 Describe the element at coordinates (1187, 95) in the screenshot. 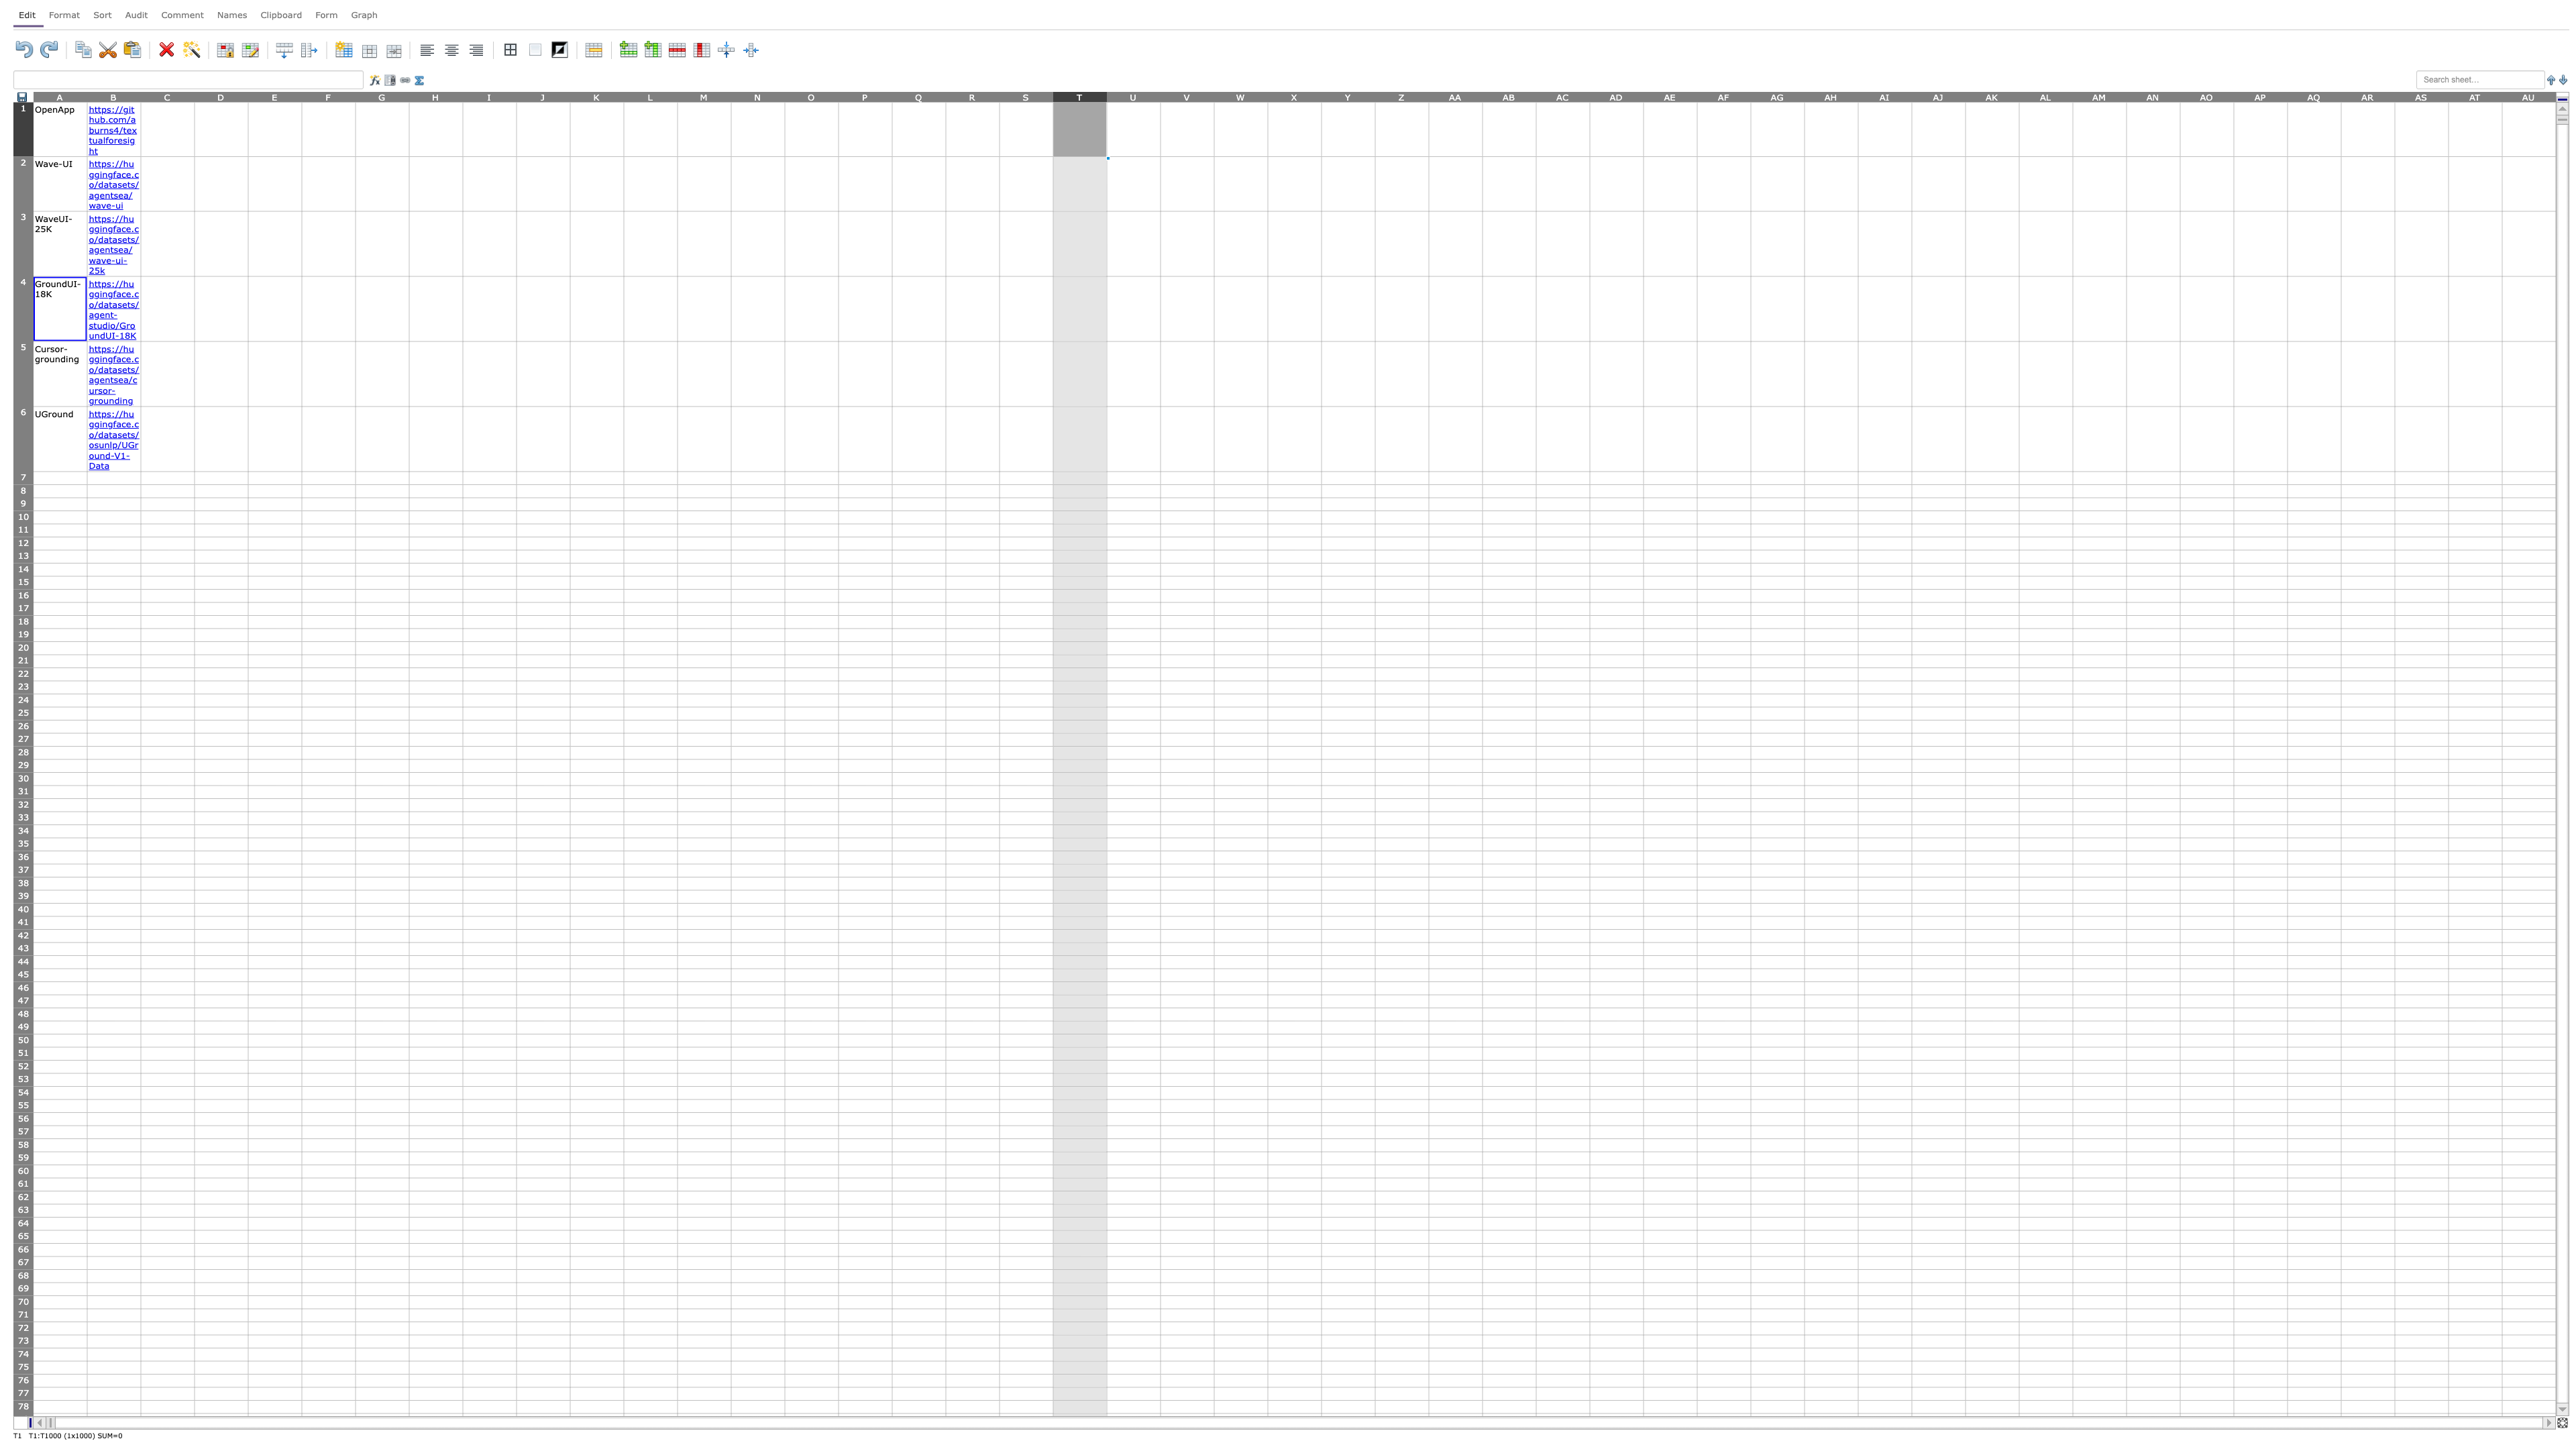

I see `column V` at that location.